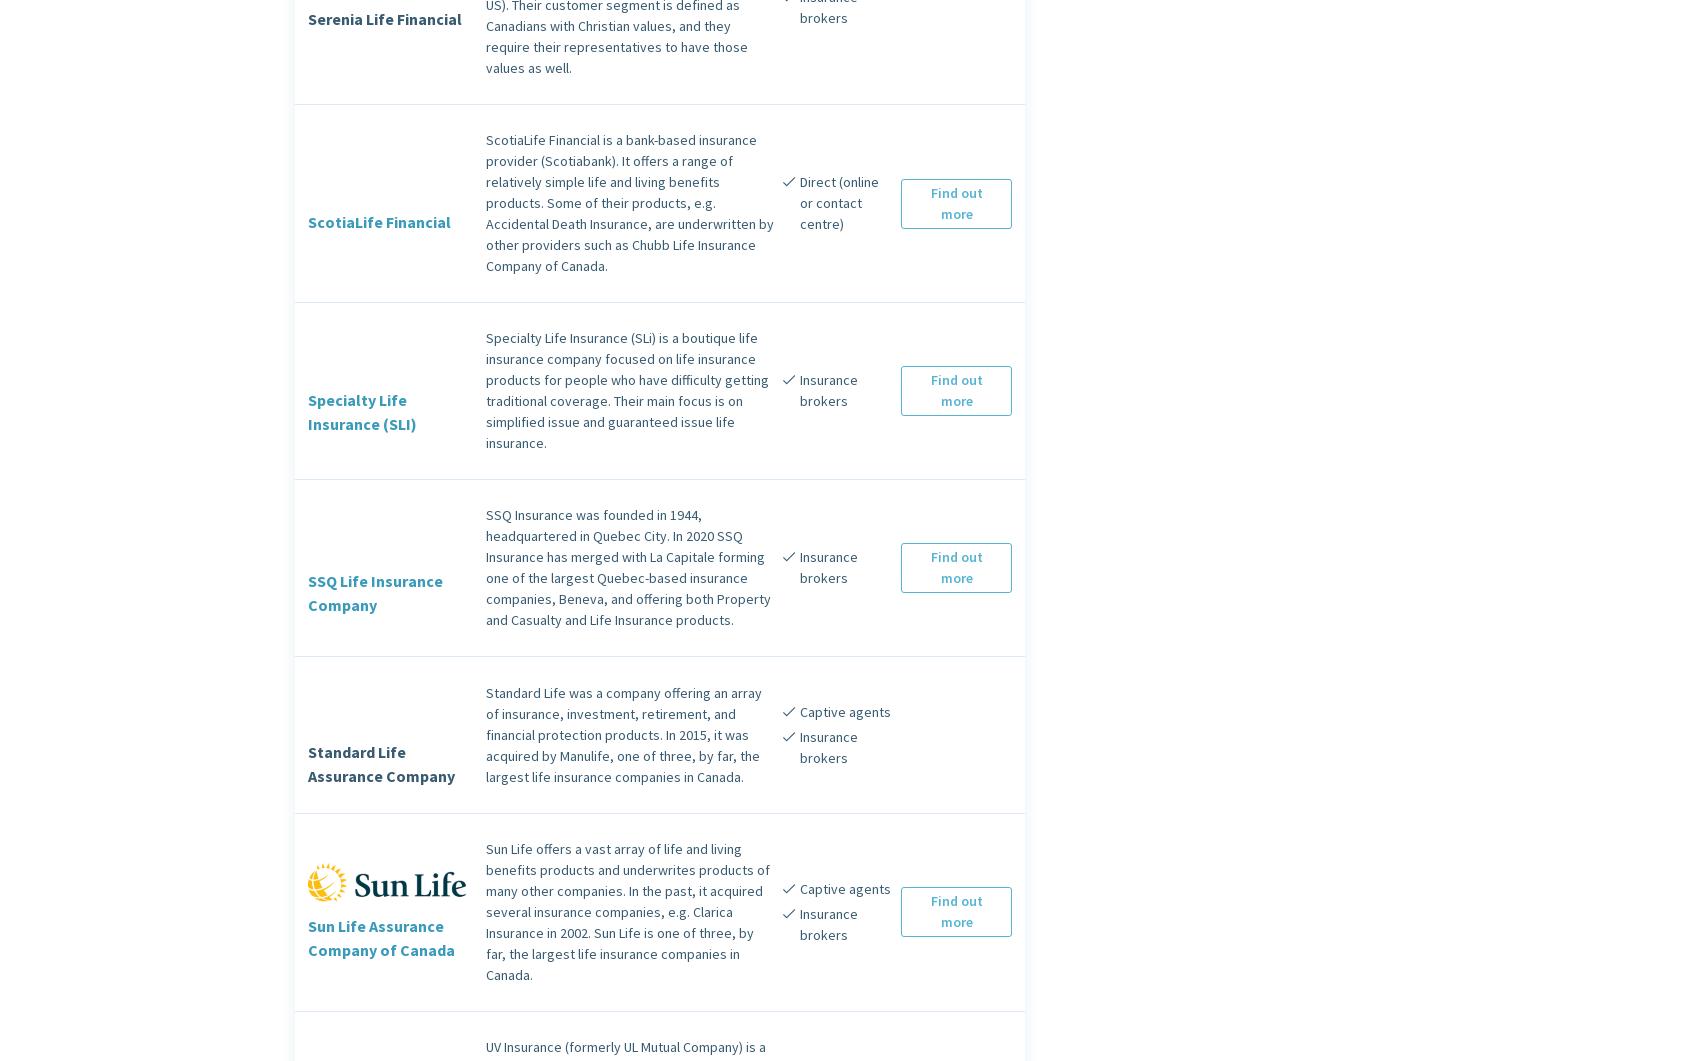  Describe the element at coordinates (627, 566) in the screenshot. I see `'SSQ Insurance was founded in 1944, headquartered in Quebec City. In 2020 SSQ Insurance has merged with La Capitale forming one of the largest Quebec-based insurance companies, Beneva, and offering both Property and Casualty and Life Insurance products.'` at that location.